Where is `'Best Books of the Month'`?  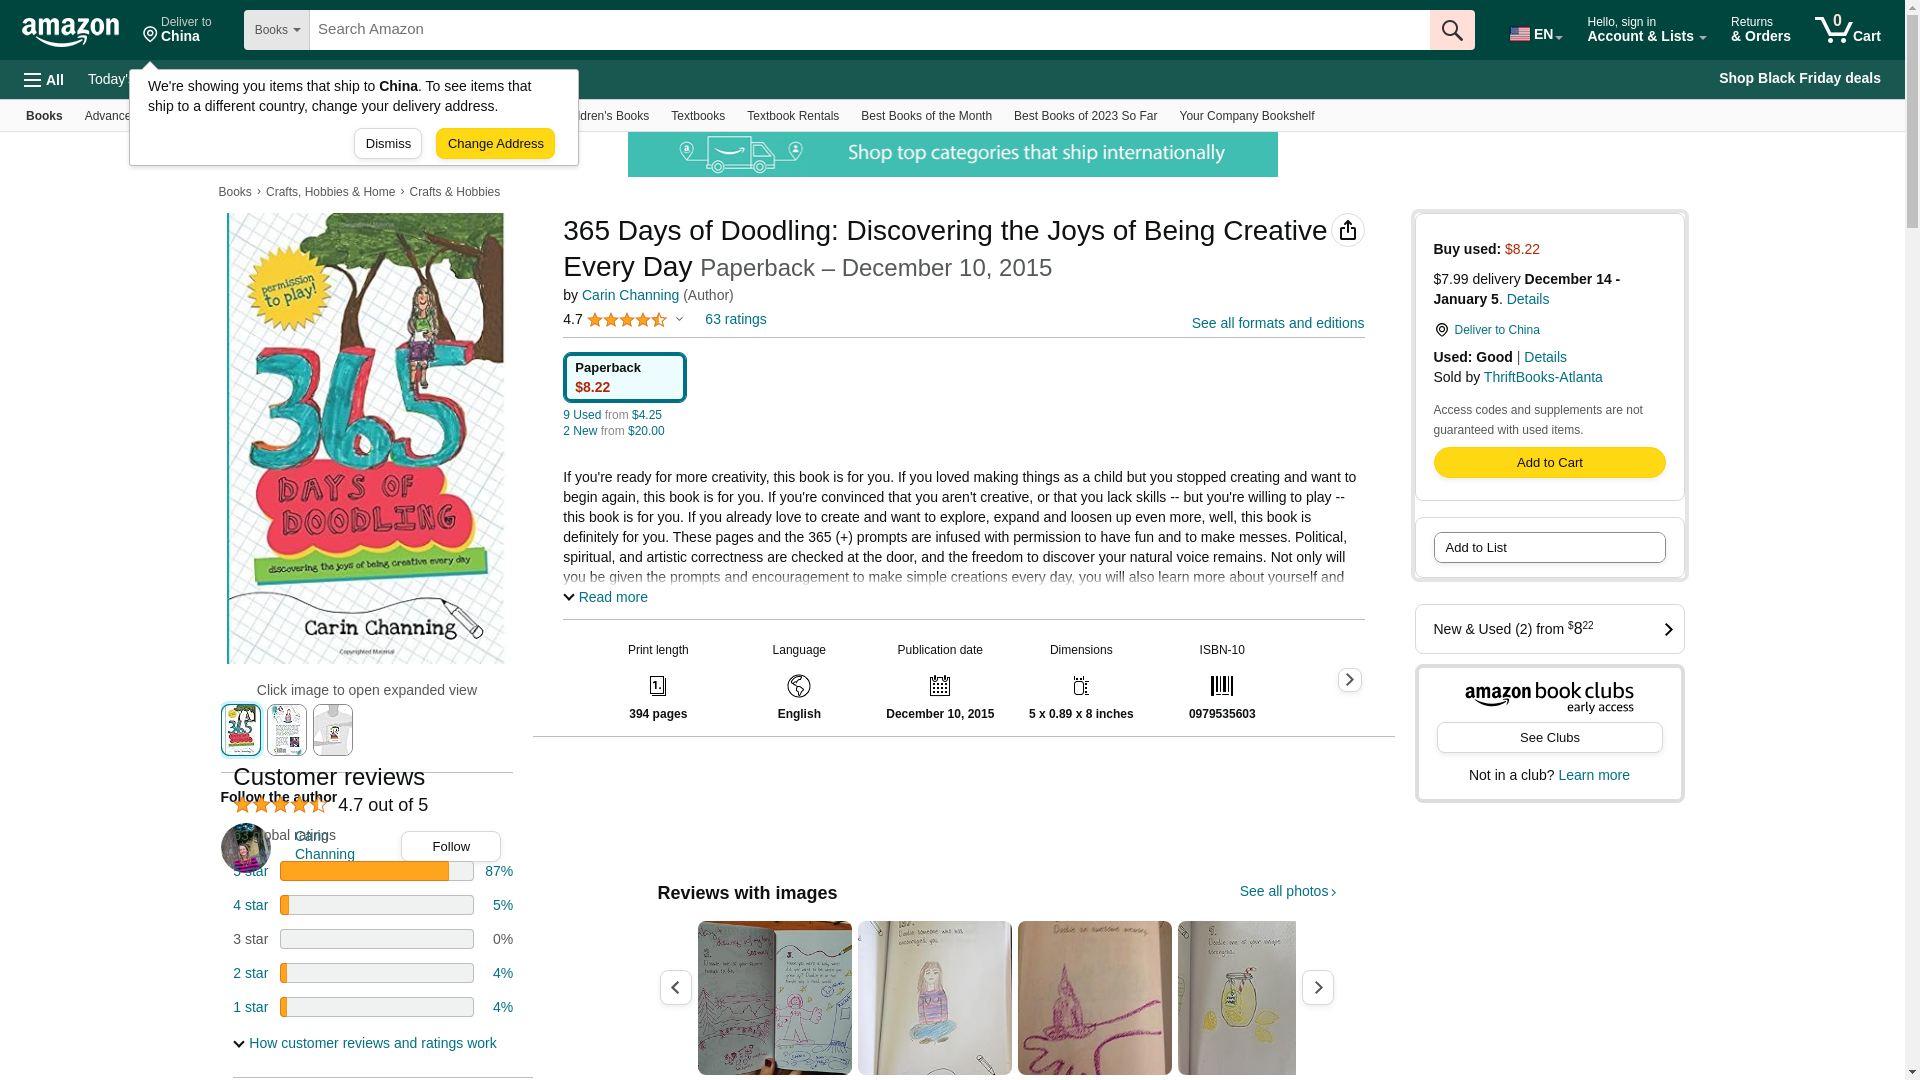
'Best Books of the Month' is located at coordinates (849, 115).